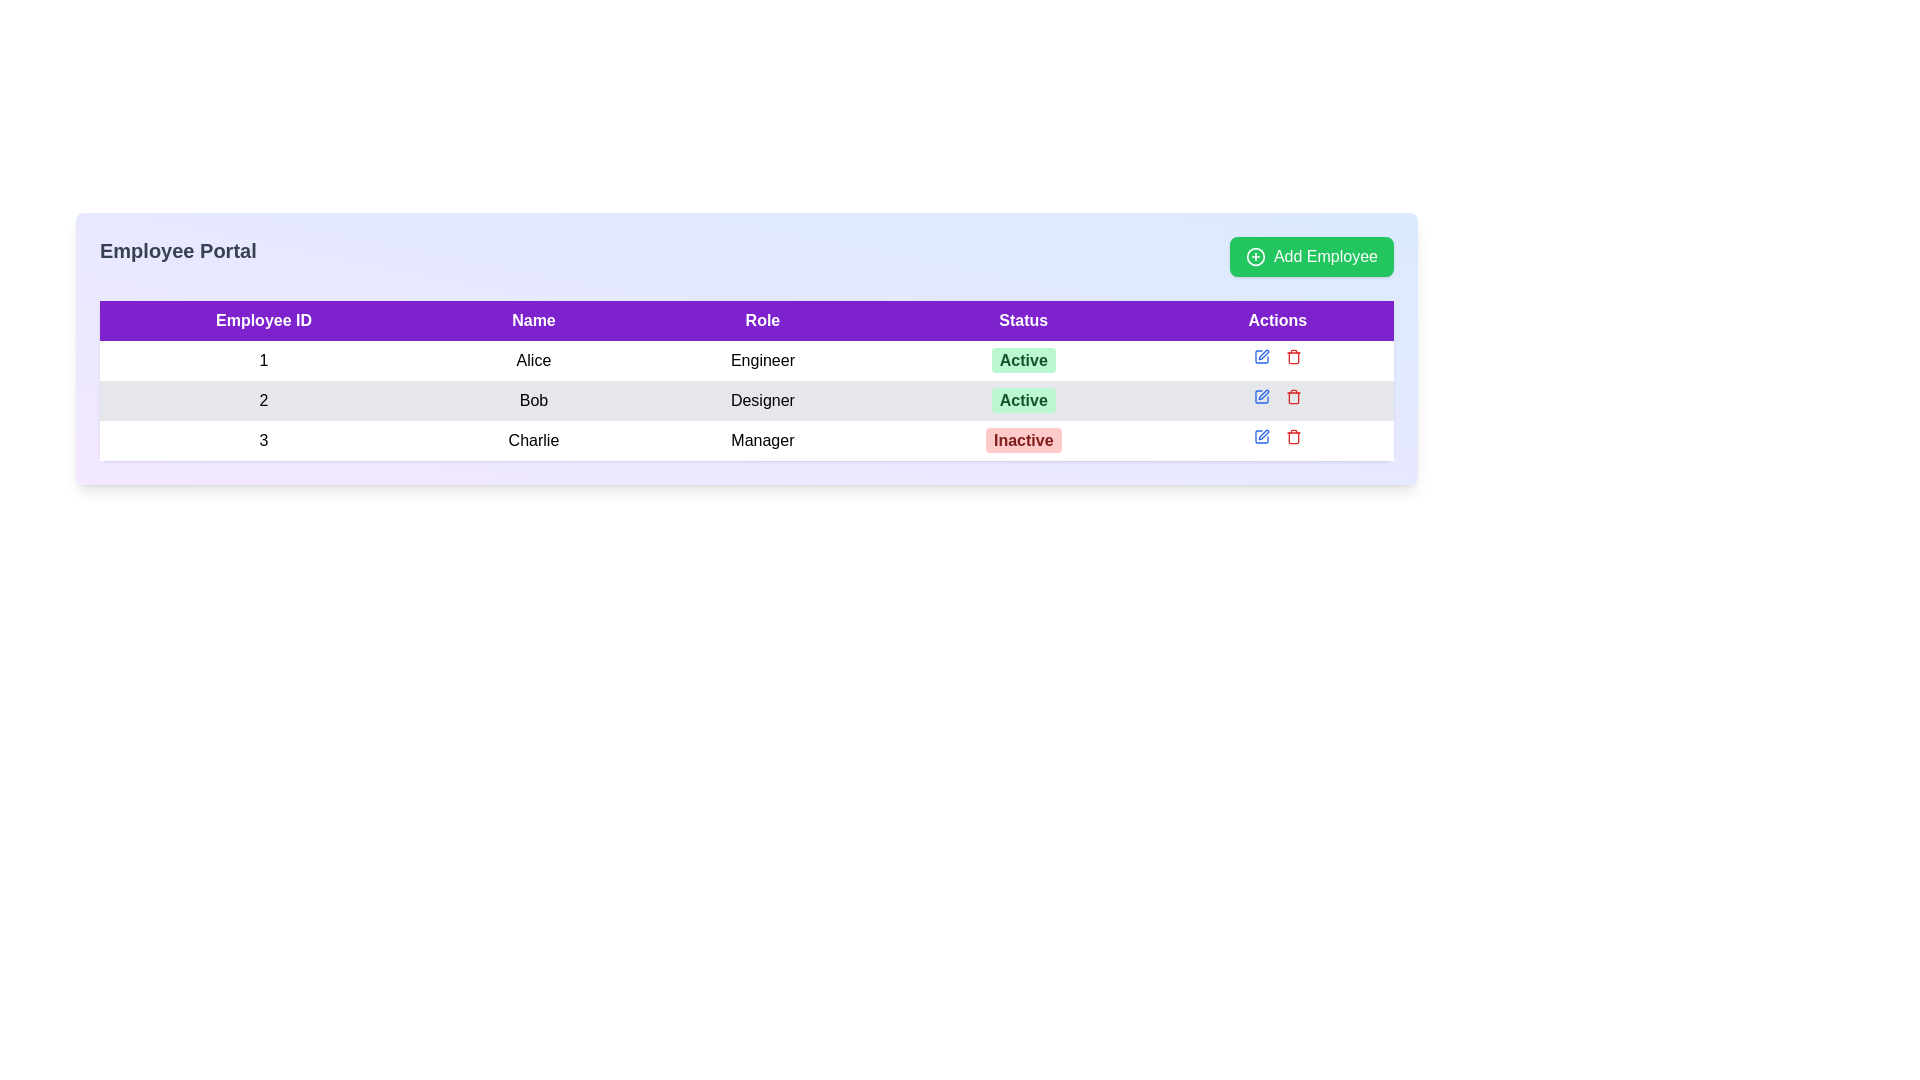 This screenshot has width=1920, height=1080. I want to click on the 'Edit' button located in the 'Actions' column of the table in the 'Employee Portal', so click(1260, 435).